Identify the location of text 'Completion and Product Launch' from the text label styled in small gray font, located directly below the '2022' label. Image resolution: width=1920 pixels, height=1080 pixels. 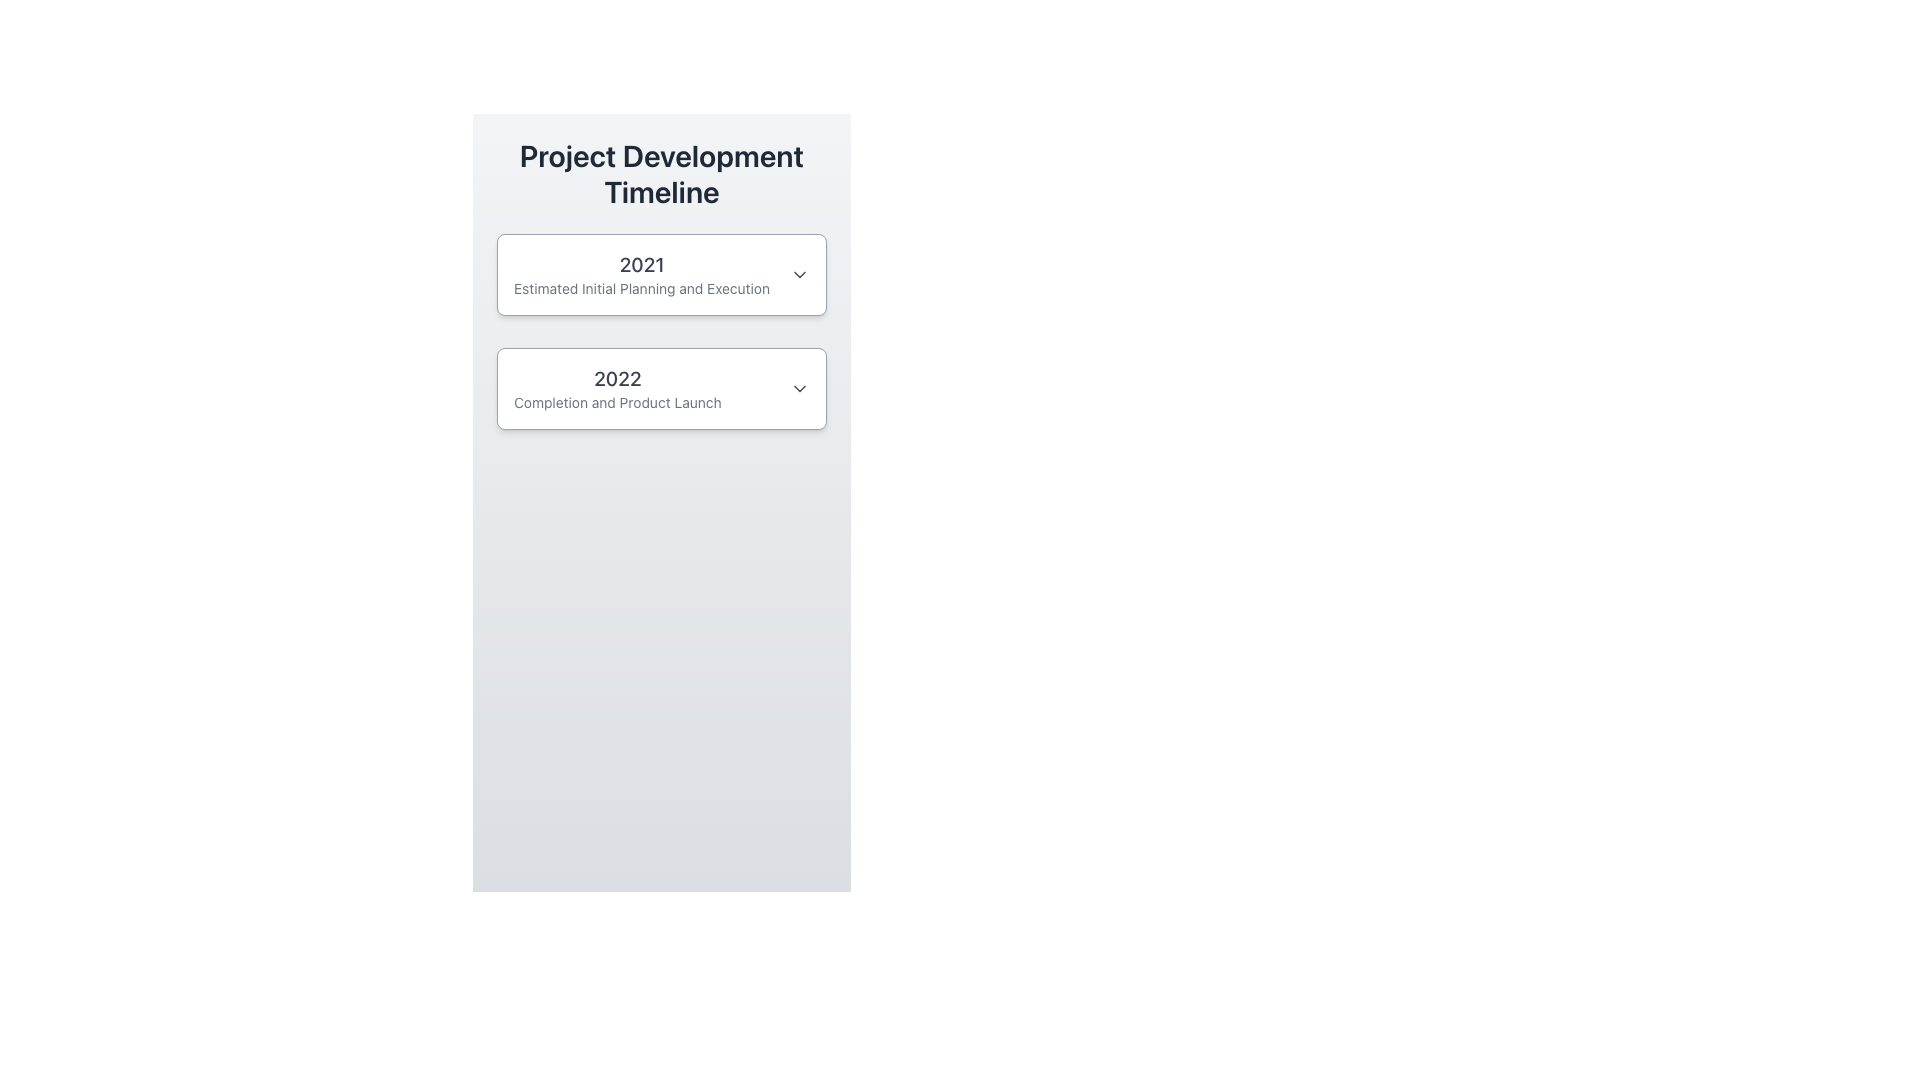
(616, 402).